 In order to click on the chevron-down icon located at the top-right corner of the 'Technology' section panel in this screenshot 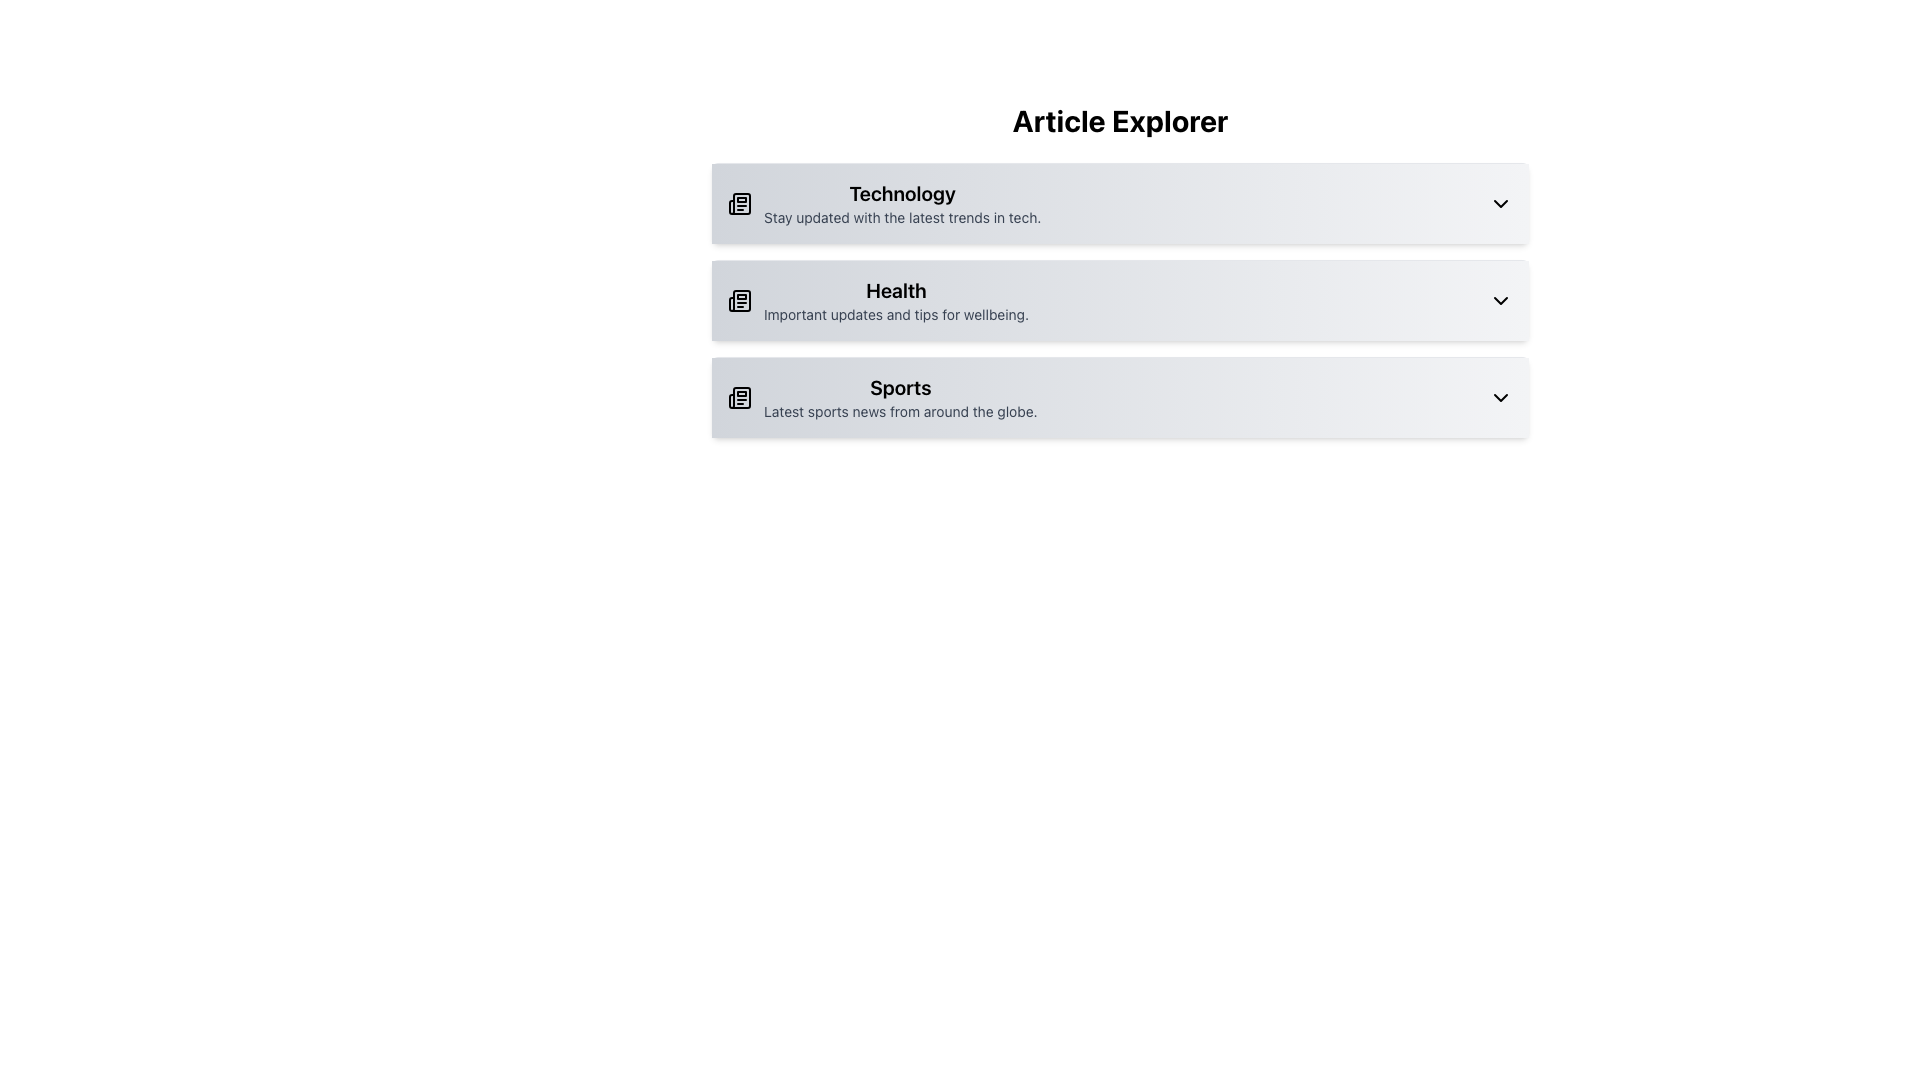, I will do `click(1501, 204)`.